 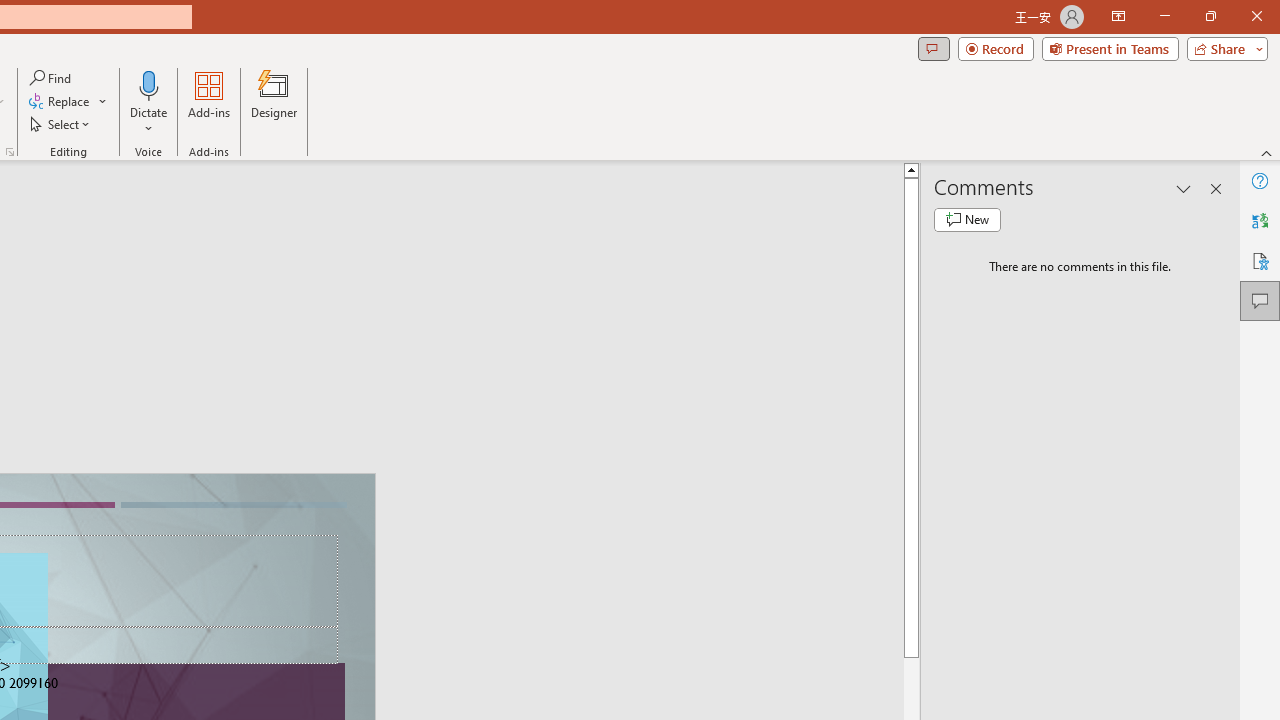 I want to click on 'Select', so click(x=61, y=124).